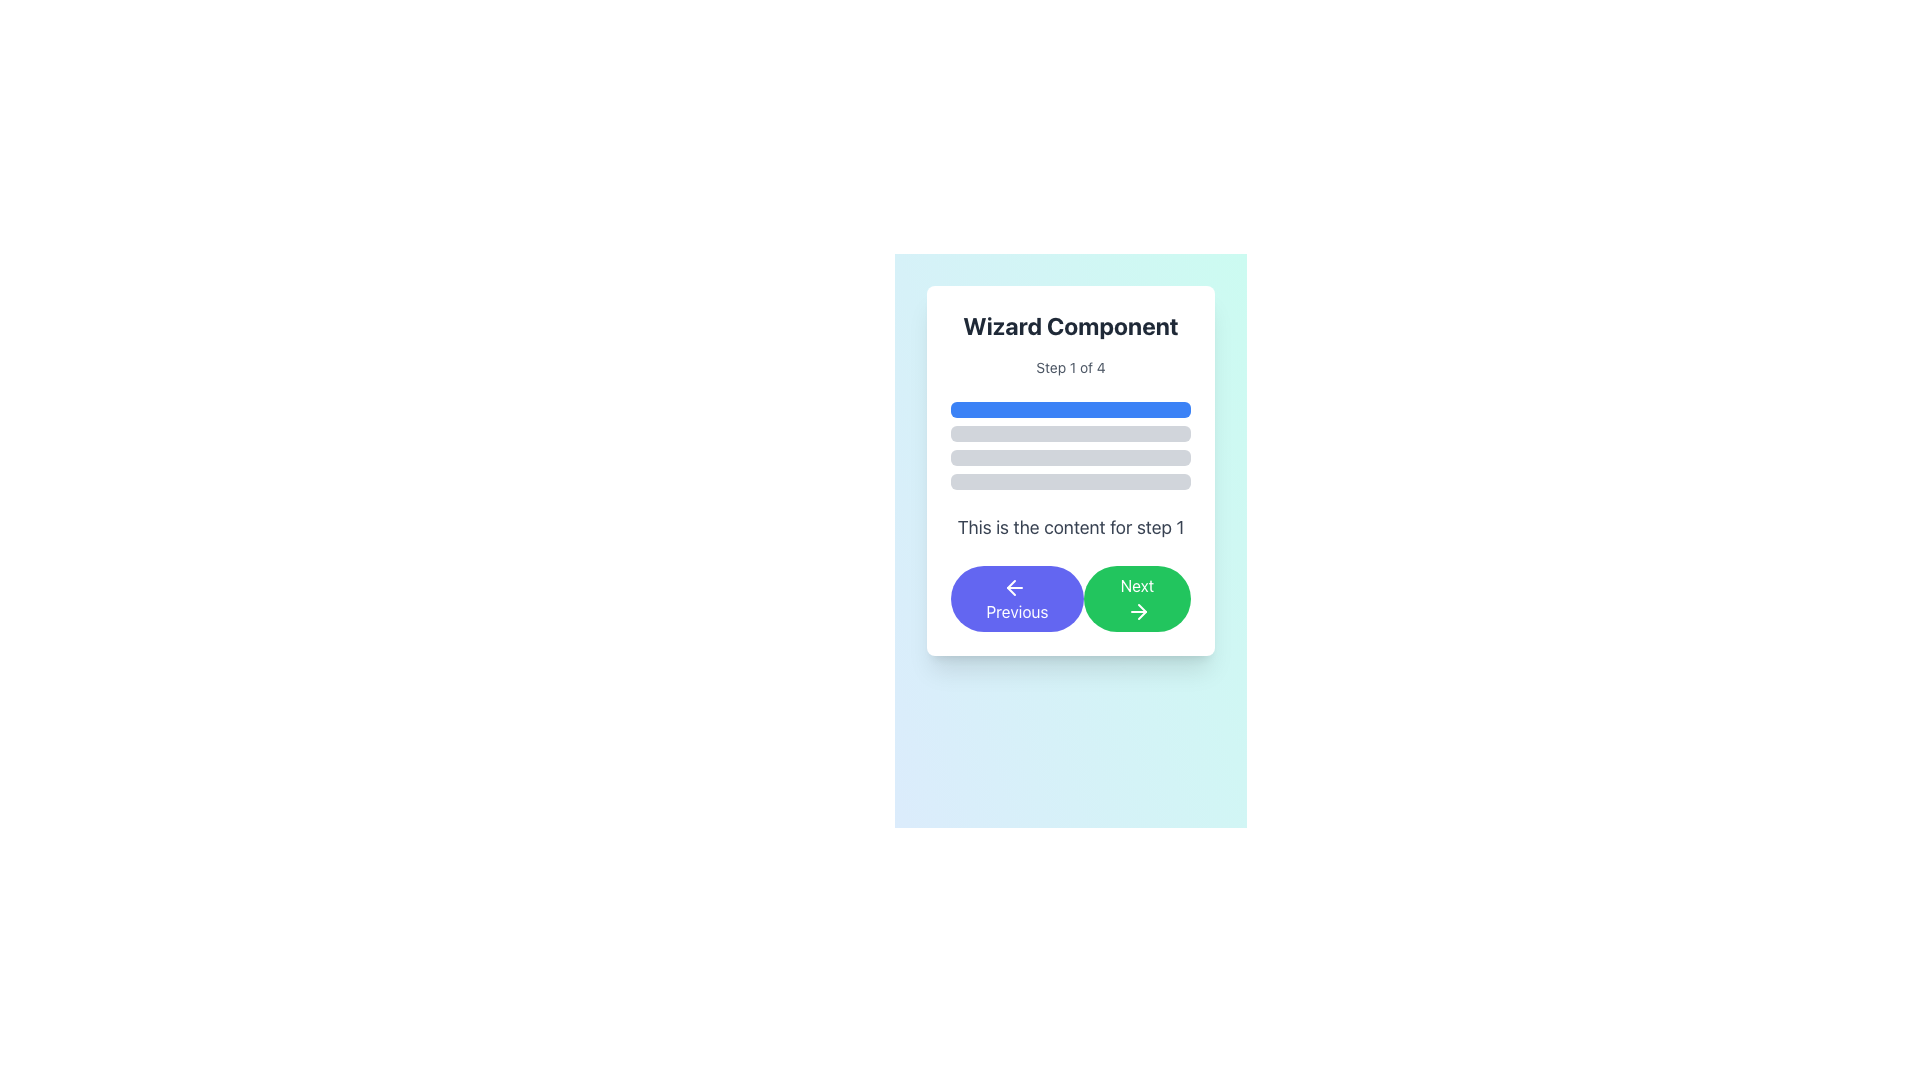  What do you see at coordinates (1069, 325) in the screenshot?
I see `the Text Label that serves as a title or heading for the wizard component, positioned at the top of the centered wizard component card` at bounding box center [1069, 325].